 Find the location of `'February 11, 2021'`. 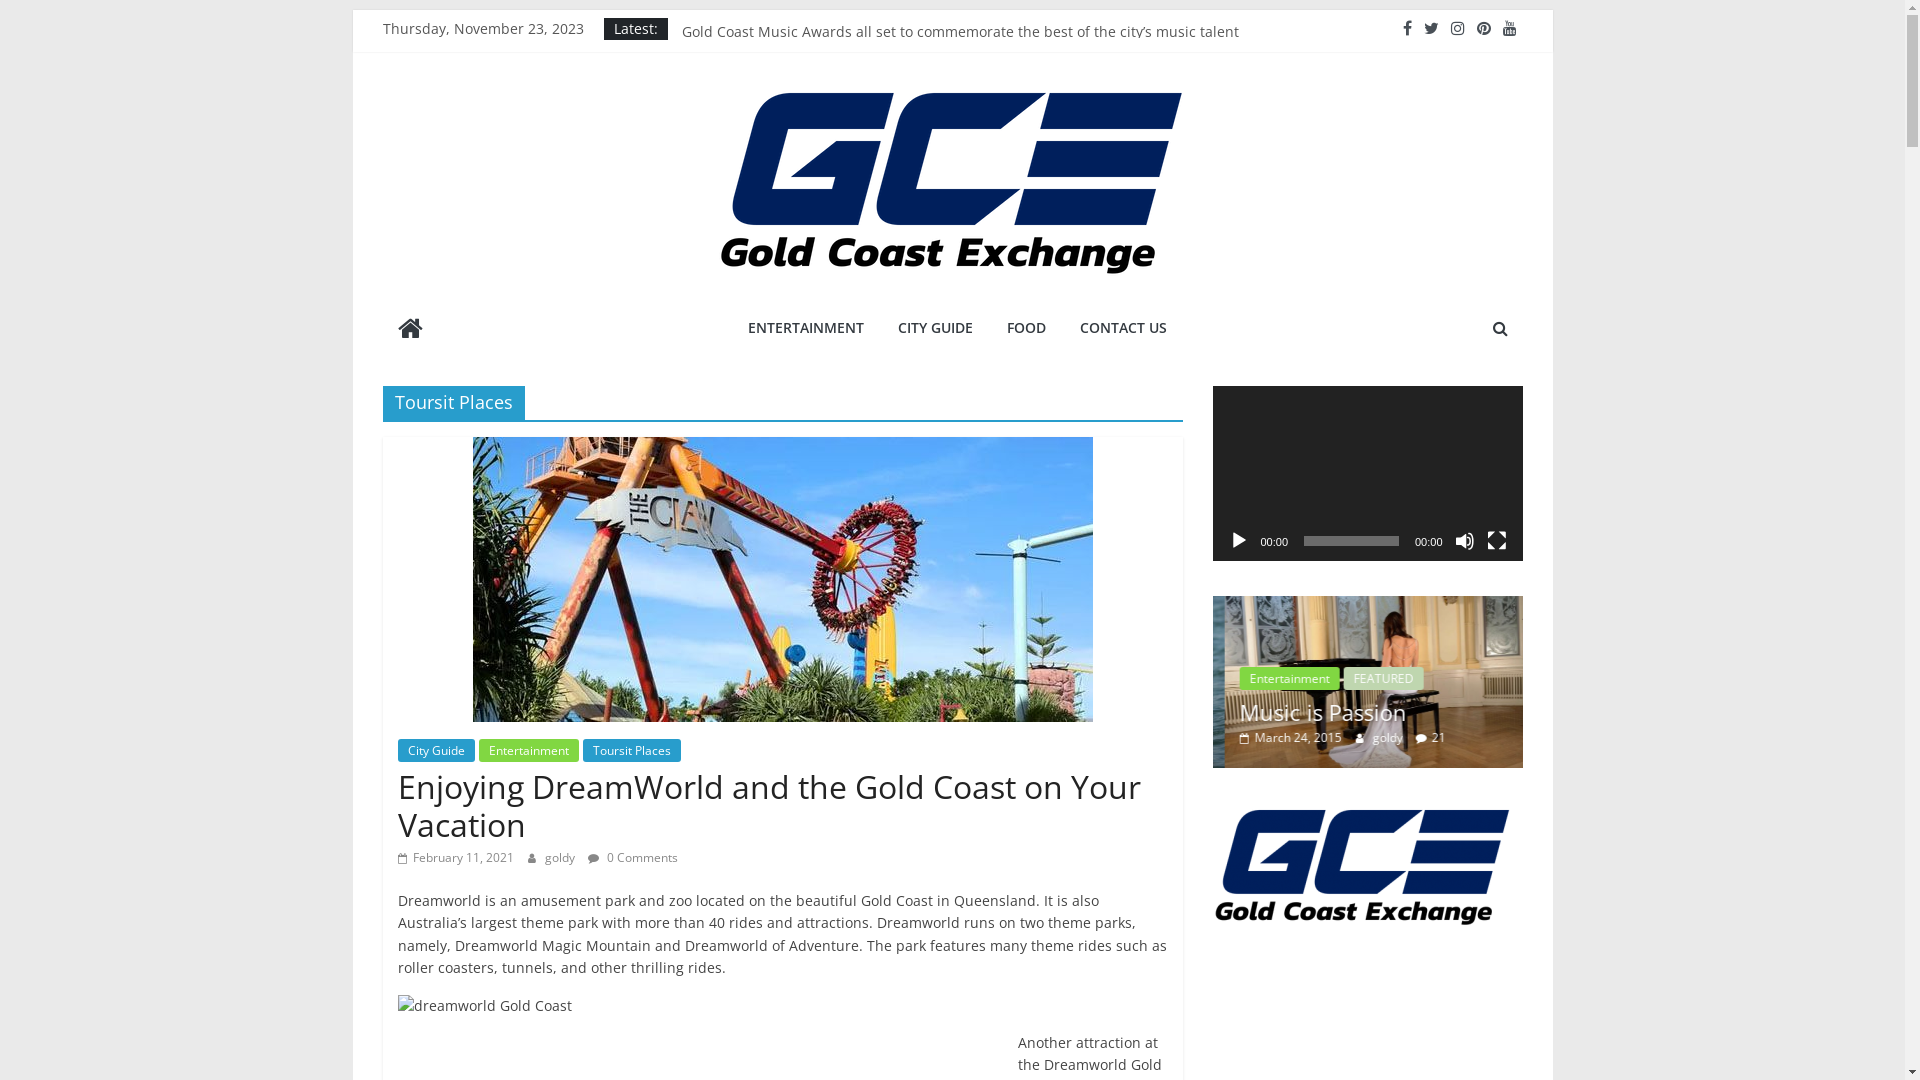

'February 11, 2021' is located at coordinates (455, 856).